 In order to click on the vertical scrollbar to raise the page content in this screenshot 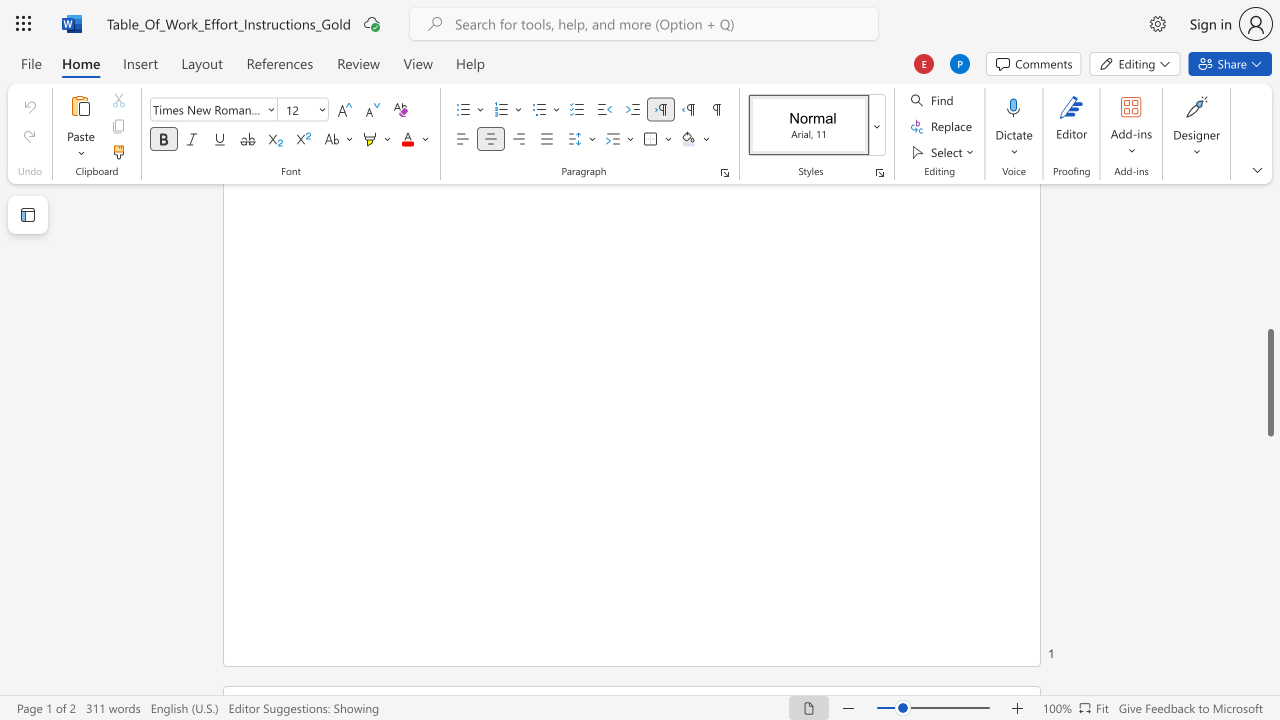, I will do `click(1269, 228)`.